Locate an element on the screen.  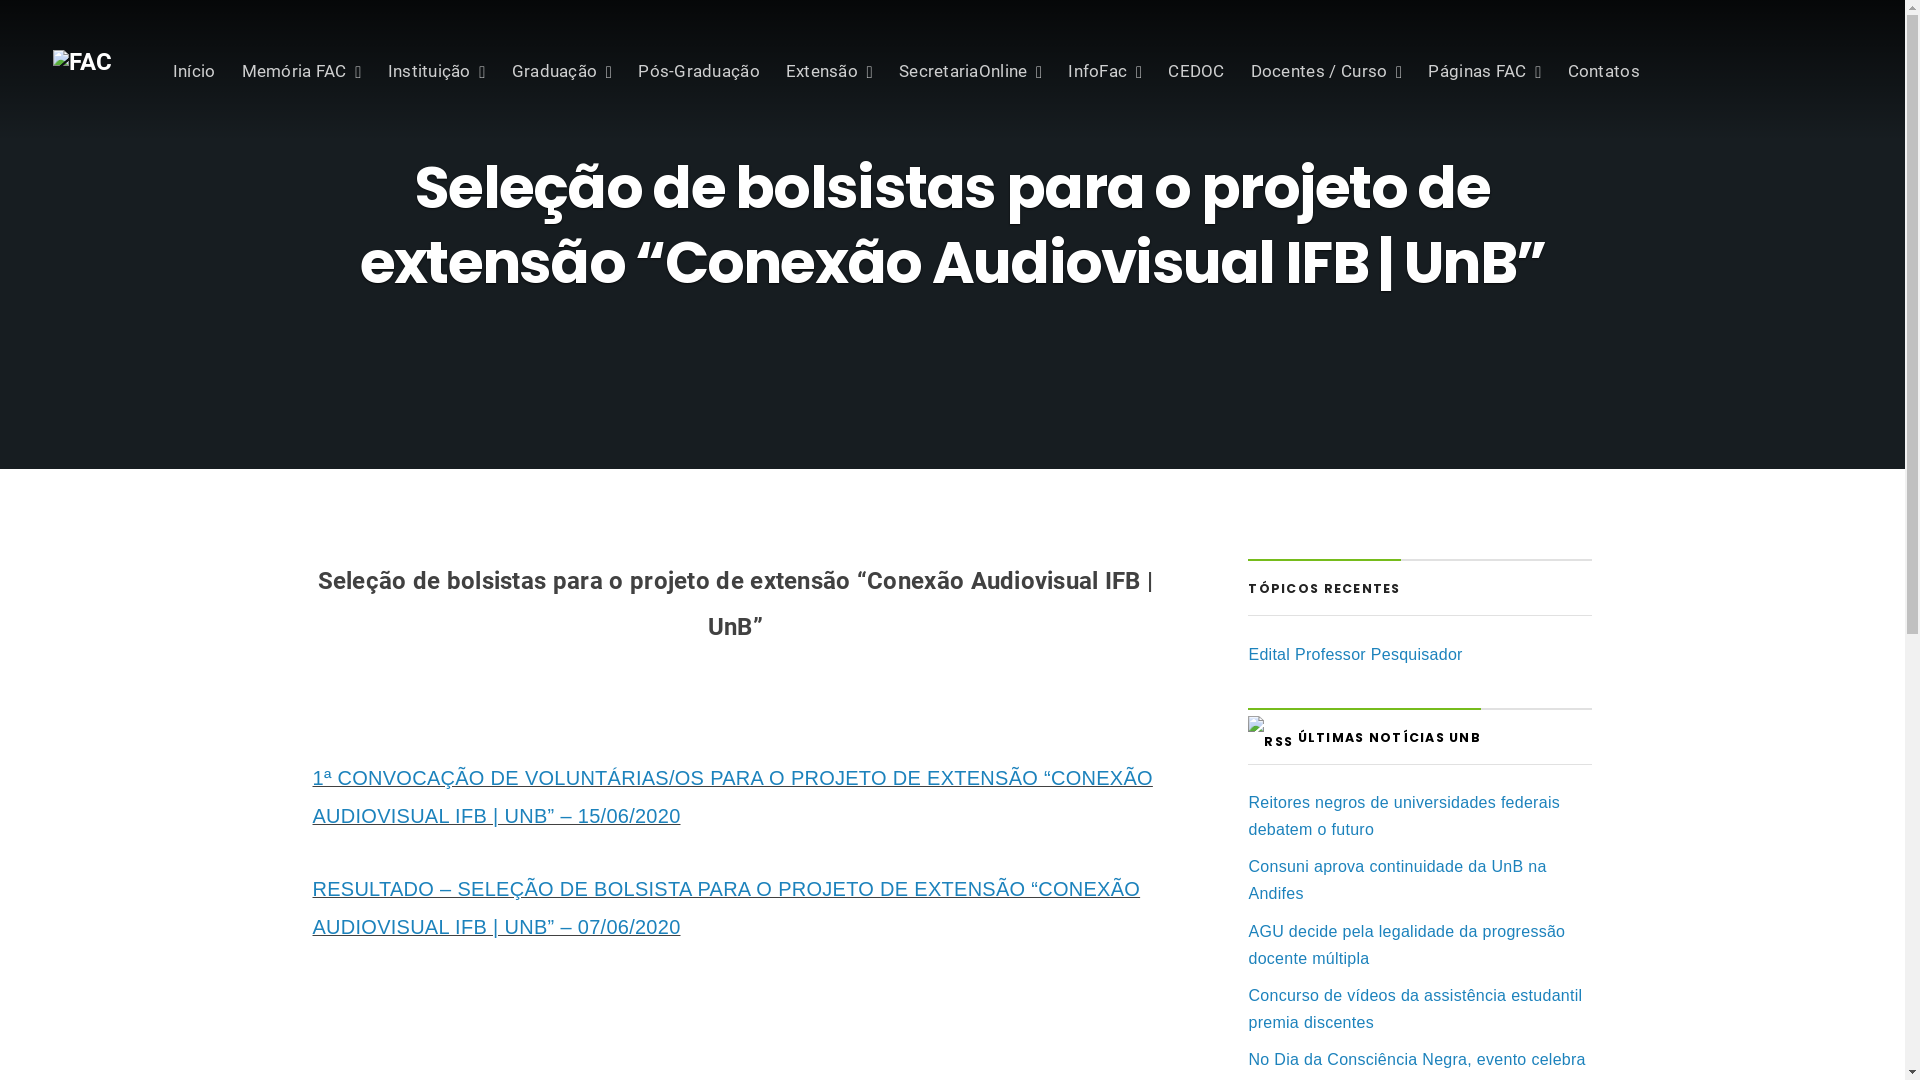
'Edital Professor Pesquisador' is located at coordinates (1354, 654).